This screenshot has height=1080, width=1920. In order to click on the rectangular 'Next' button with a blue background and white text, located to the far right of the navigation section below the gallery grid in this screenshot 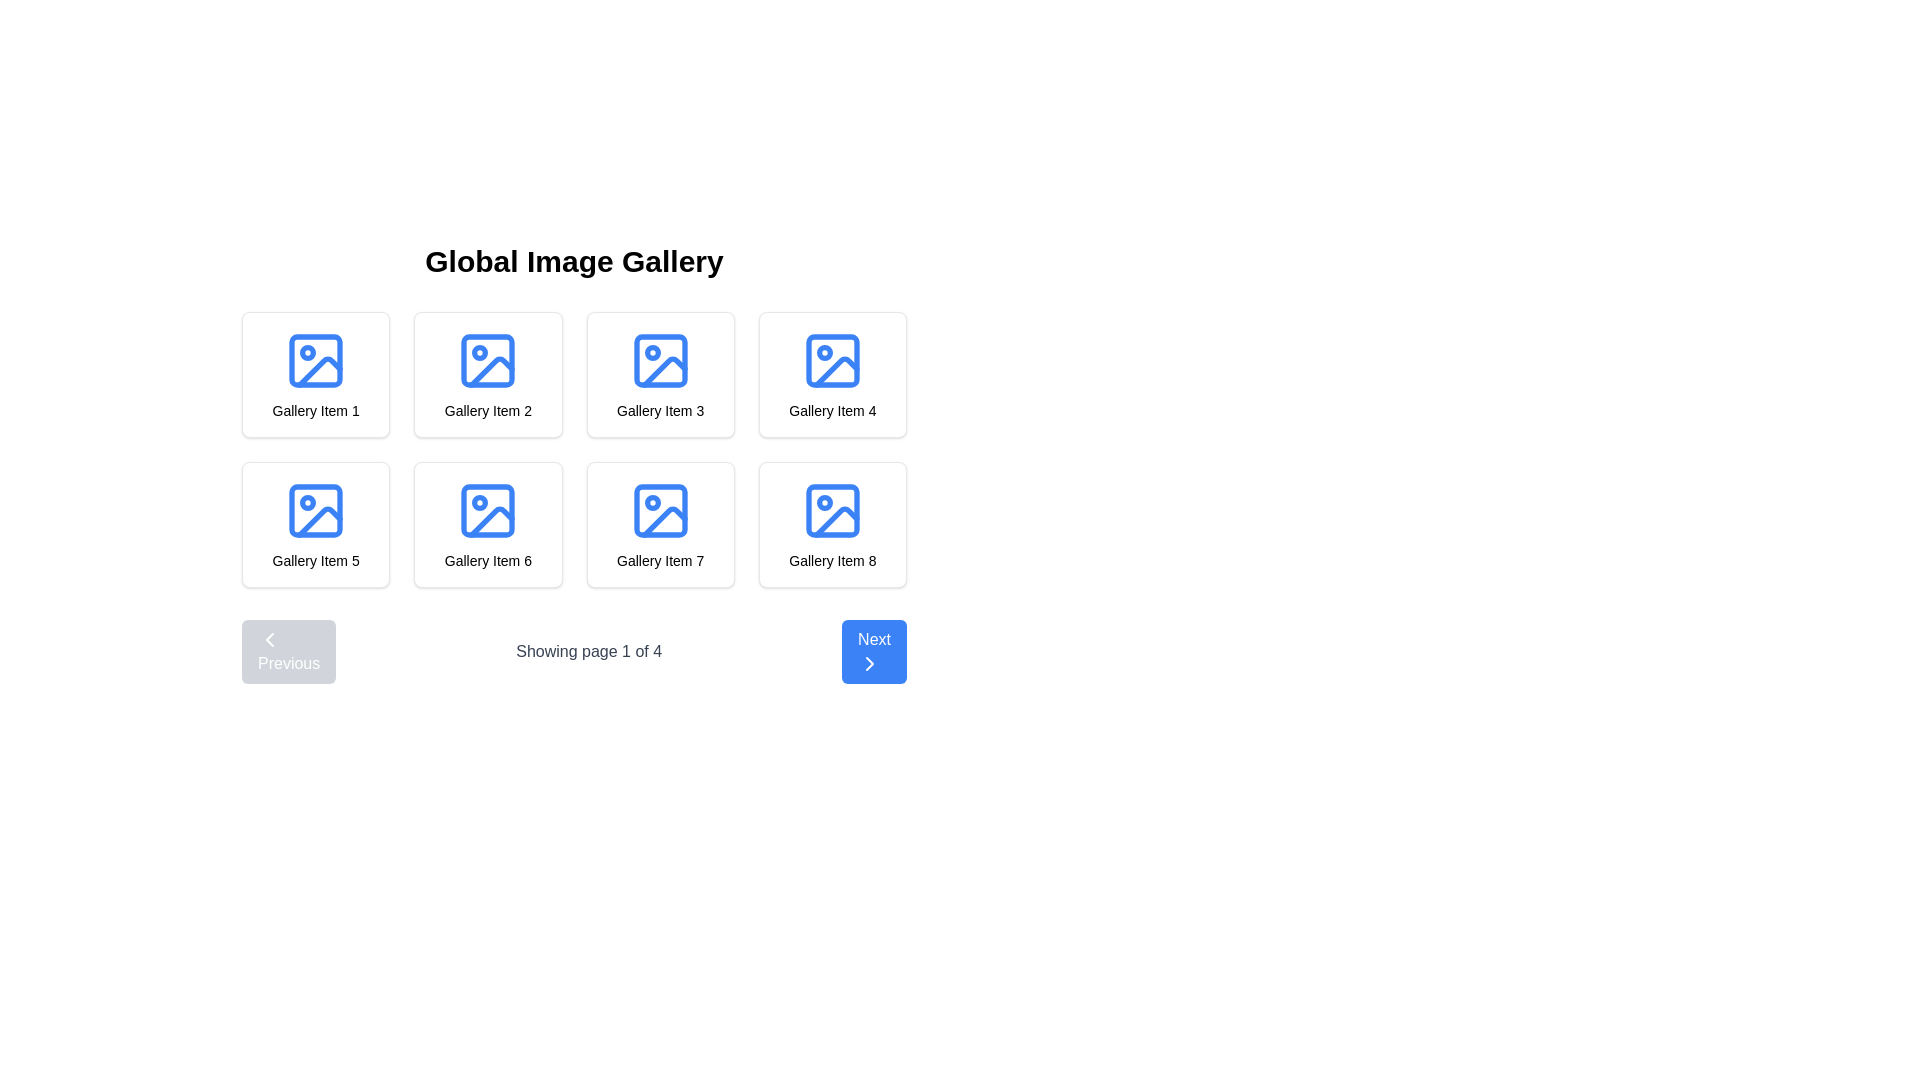, I will do `click(874, 651)`.